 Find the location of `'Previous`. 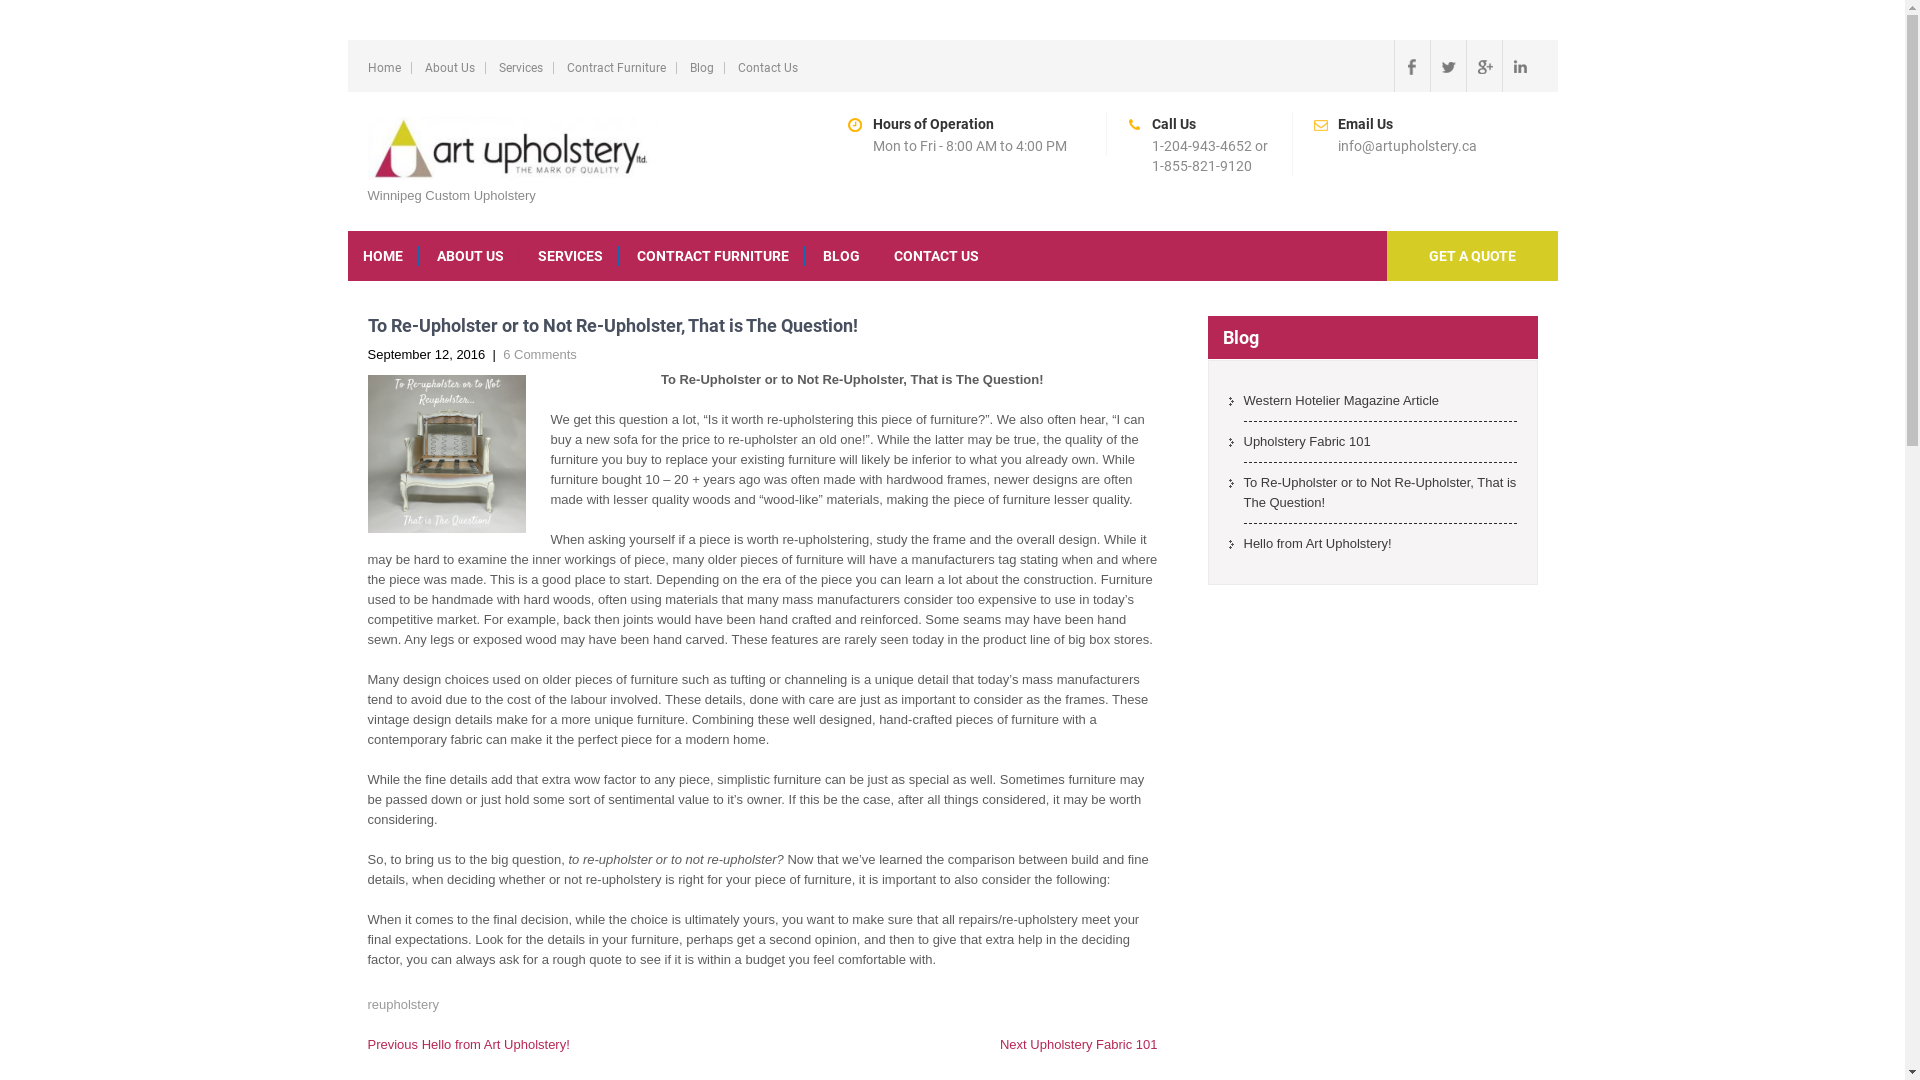

'Previous is located at coordinates (468, 1043).